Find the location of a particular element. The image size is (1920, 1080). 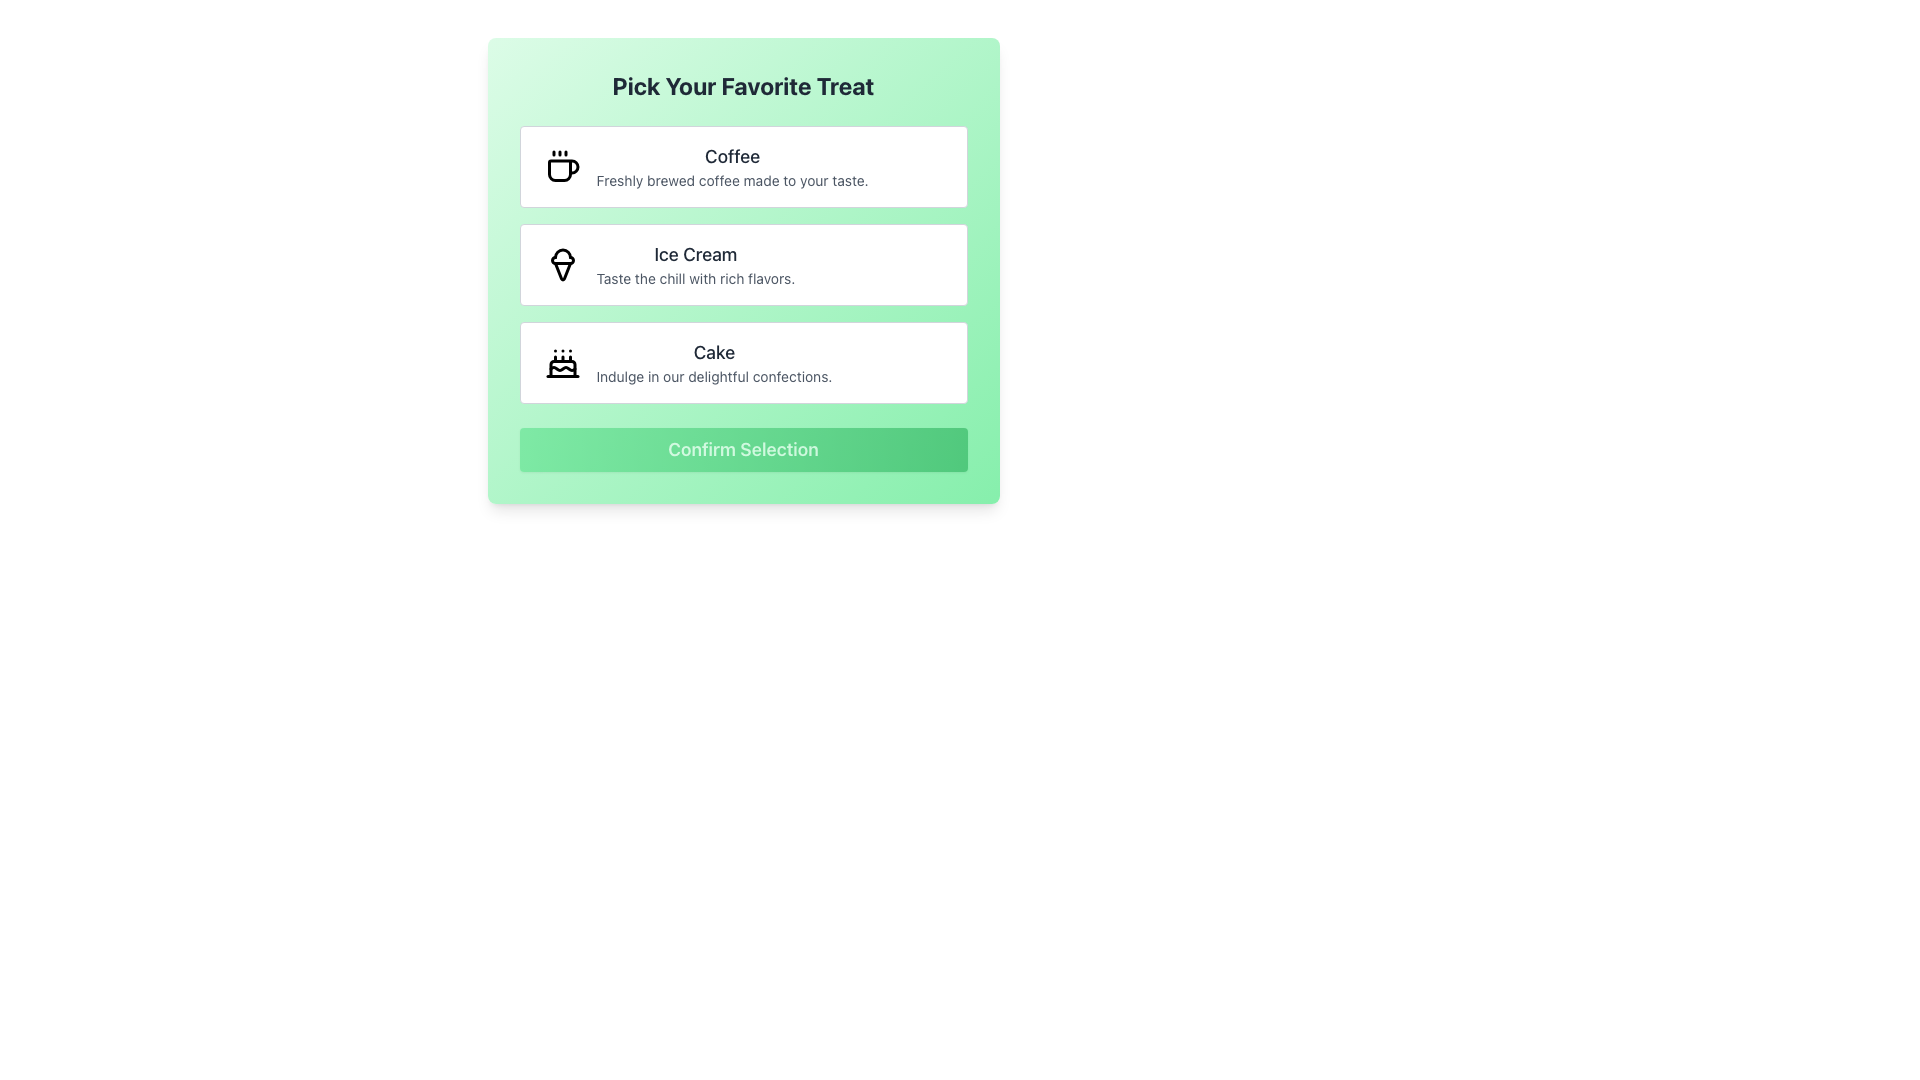

the disabled 'Confirm Selection' button with a gradient background and white text located at the bottom of the selection list is located at coordinates (742, 450).